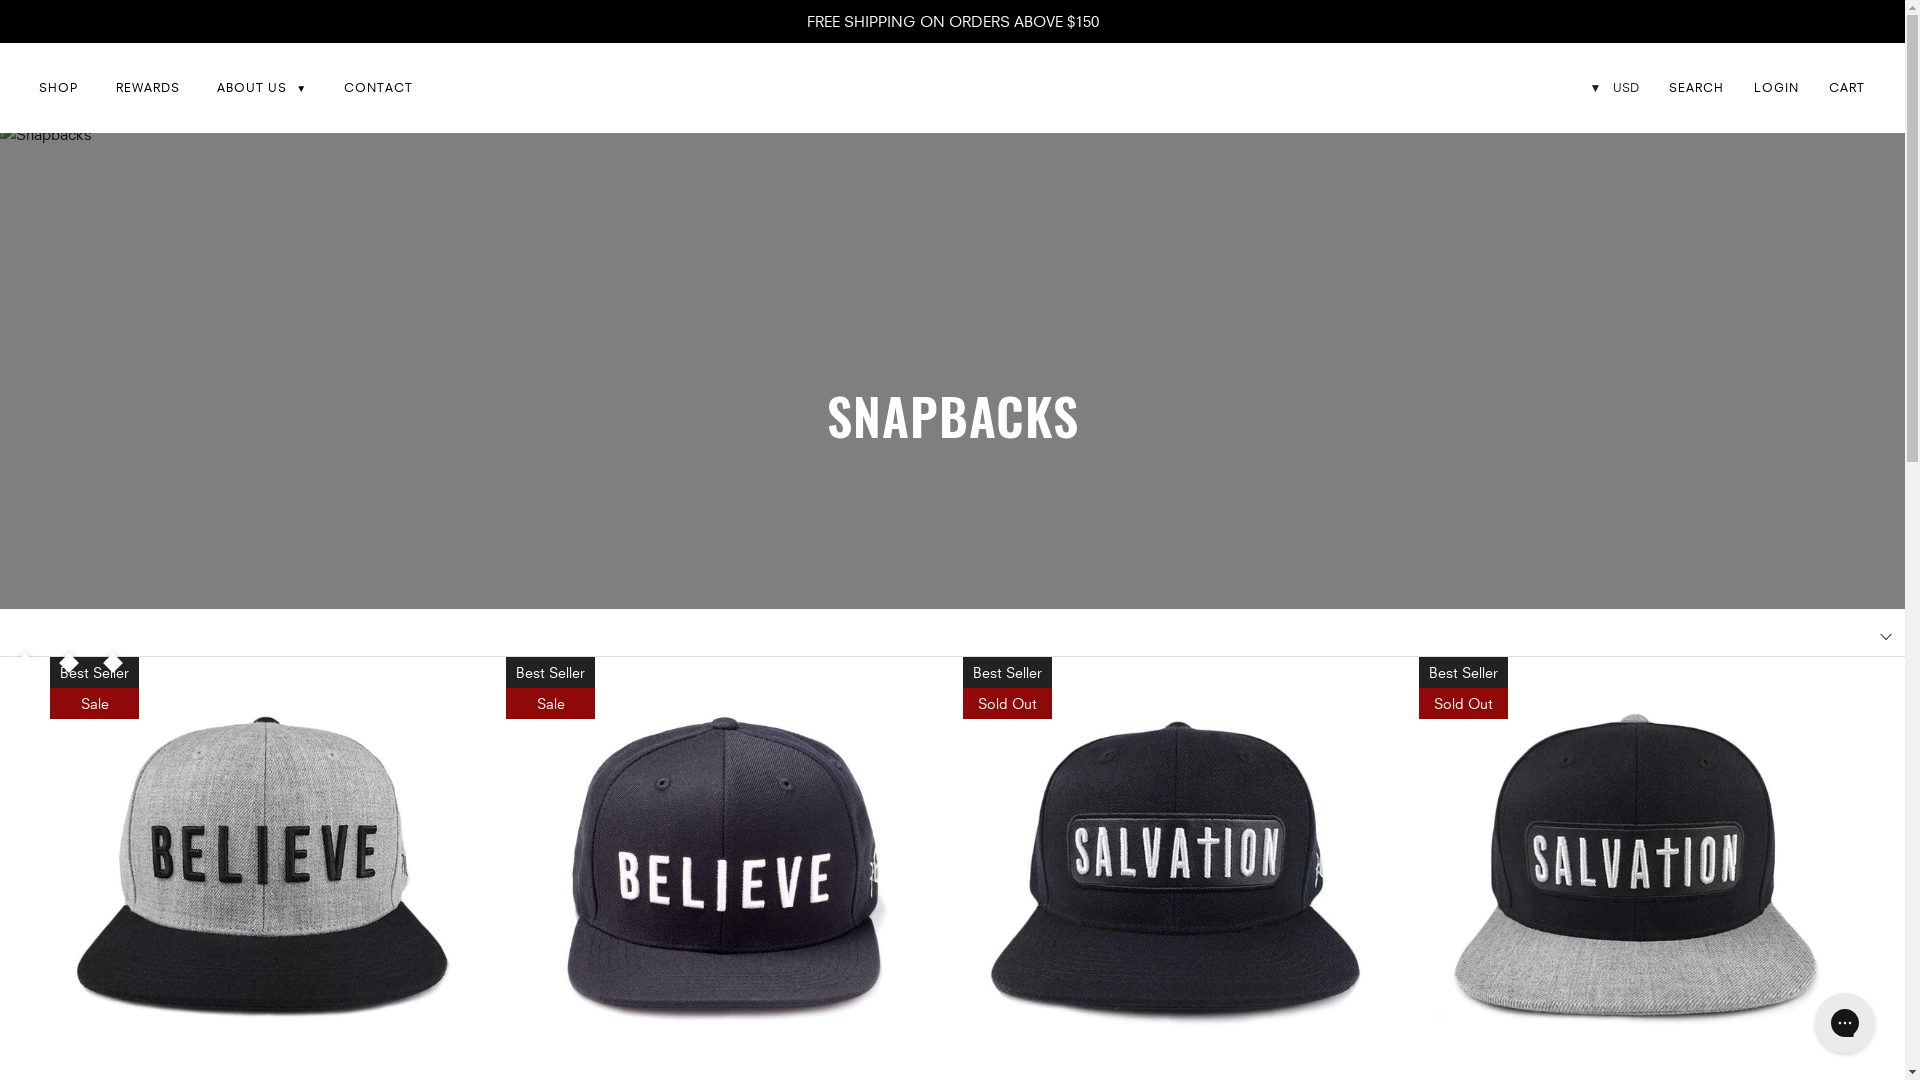  Describe the element at coordinates (146, 87) in the screenshot. I see `'REWARDS'` at that location.